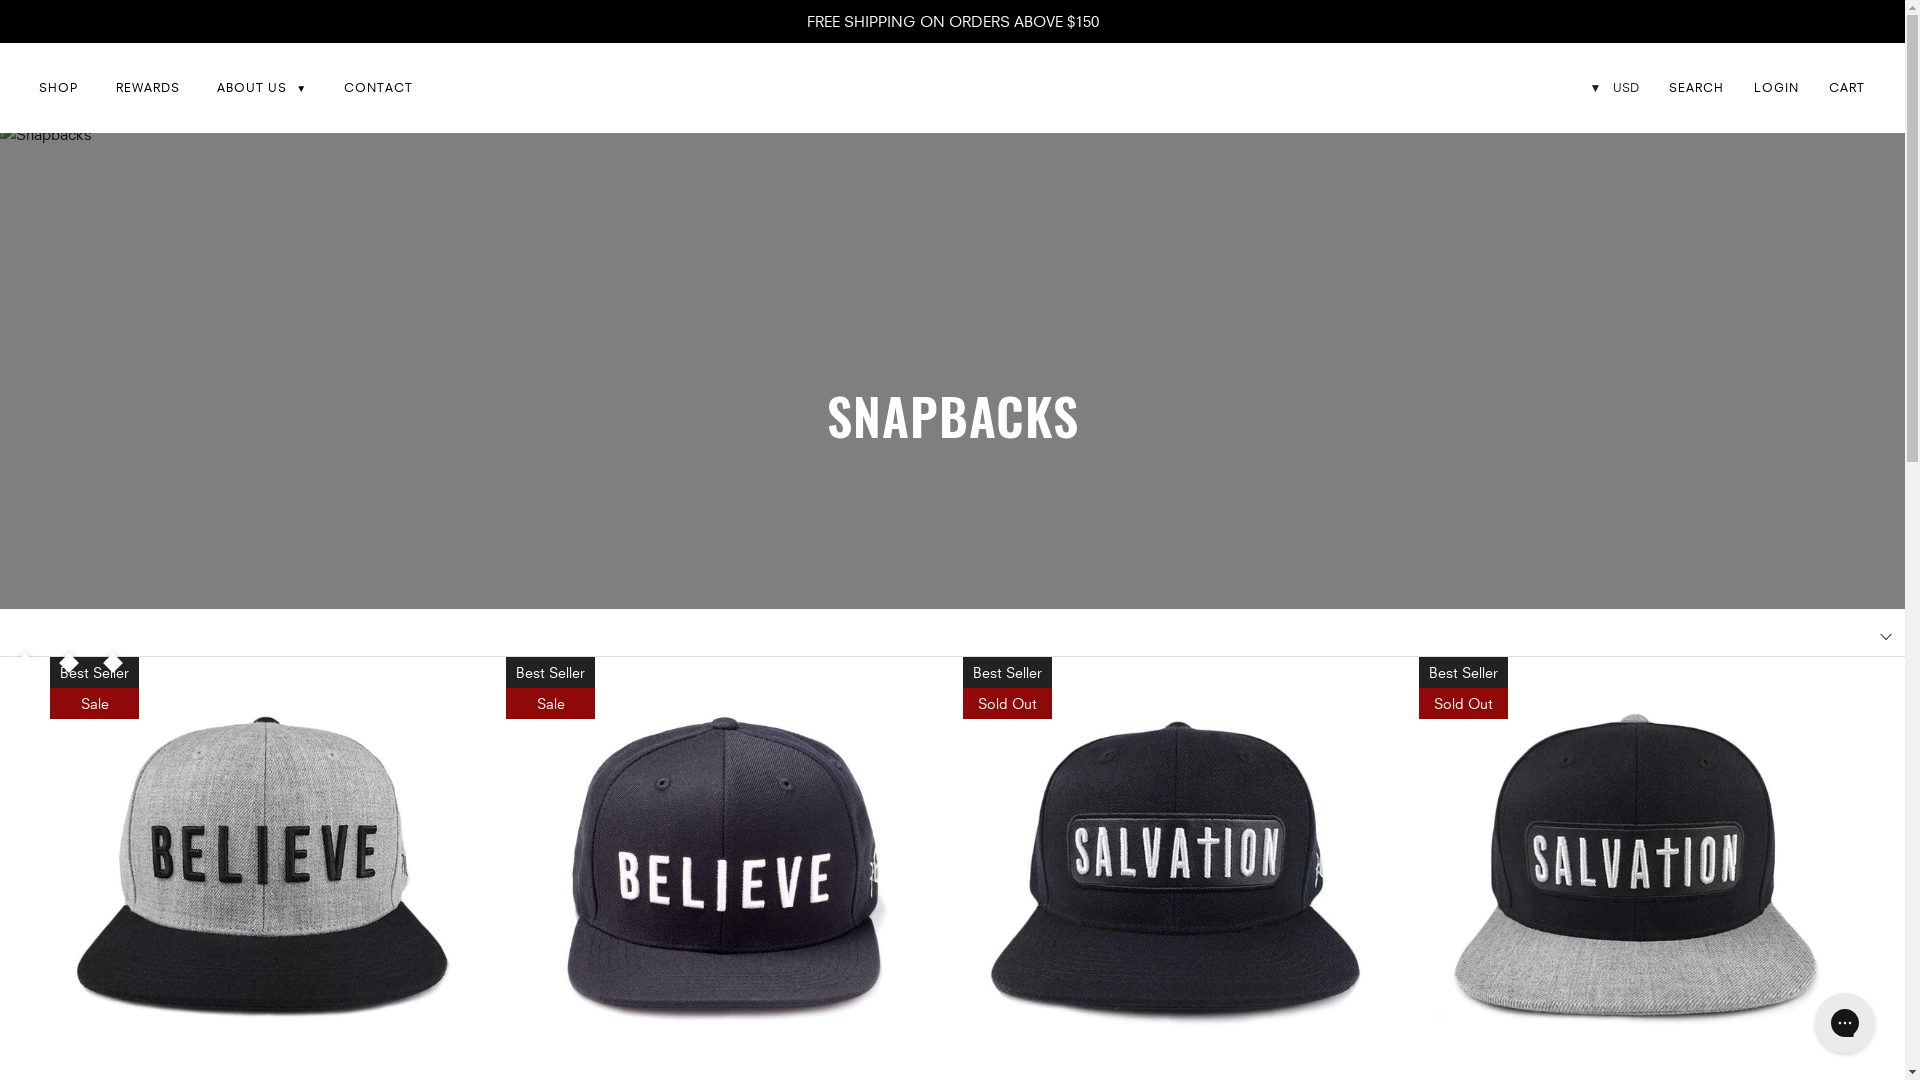  Describe the element at coordinates (146, 87) in the screenshot. I see `'REWARDS'` at that location.